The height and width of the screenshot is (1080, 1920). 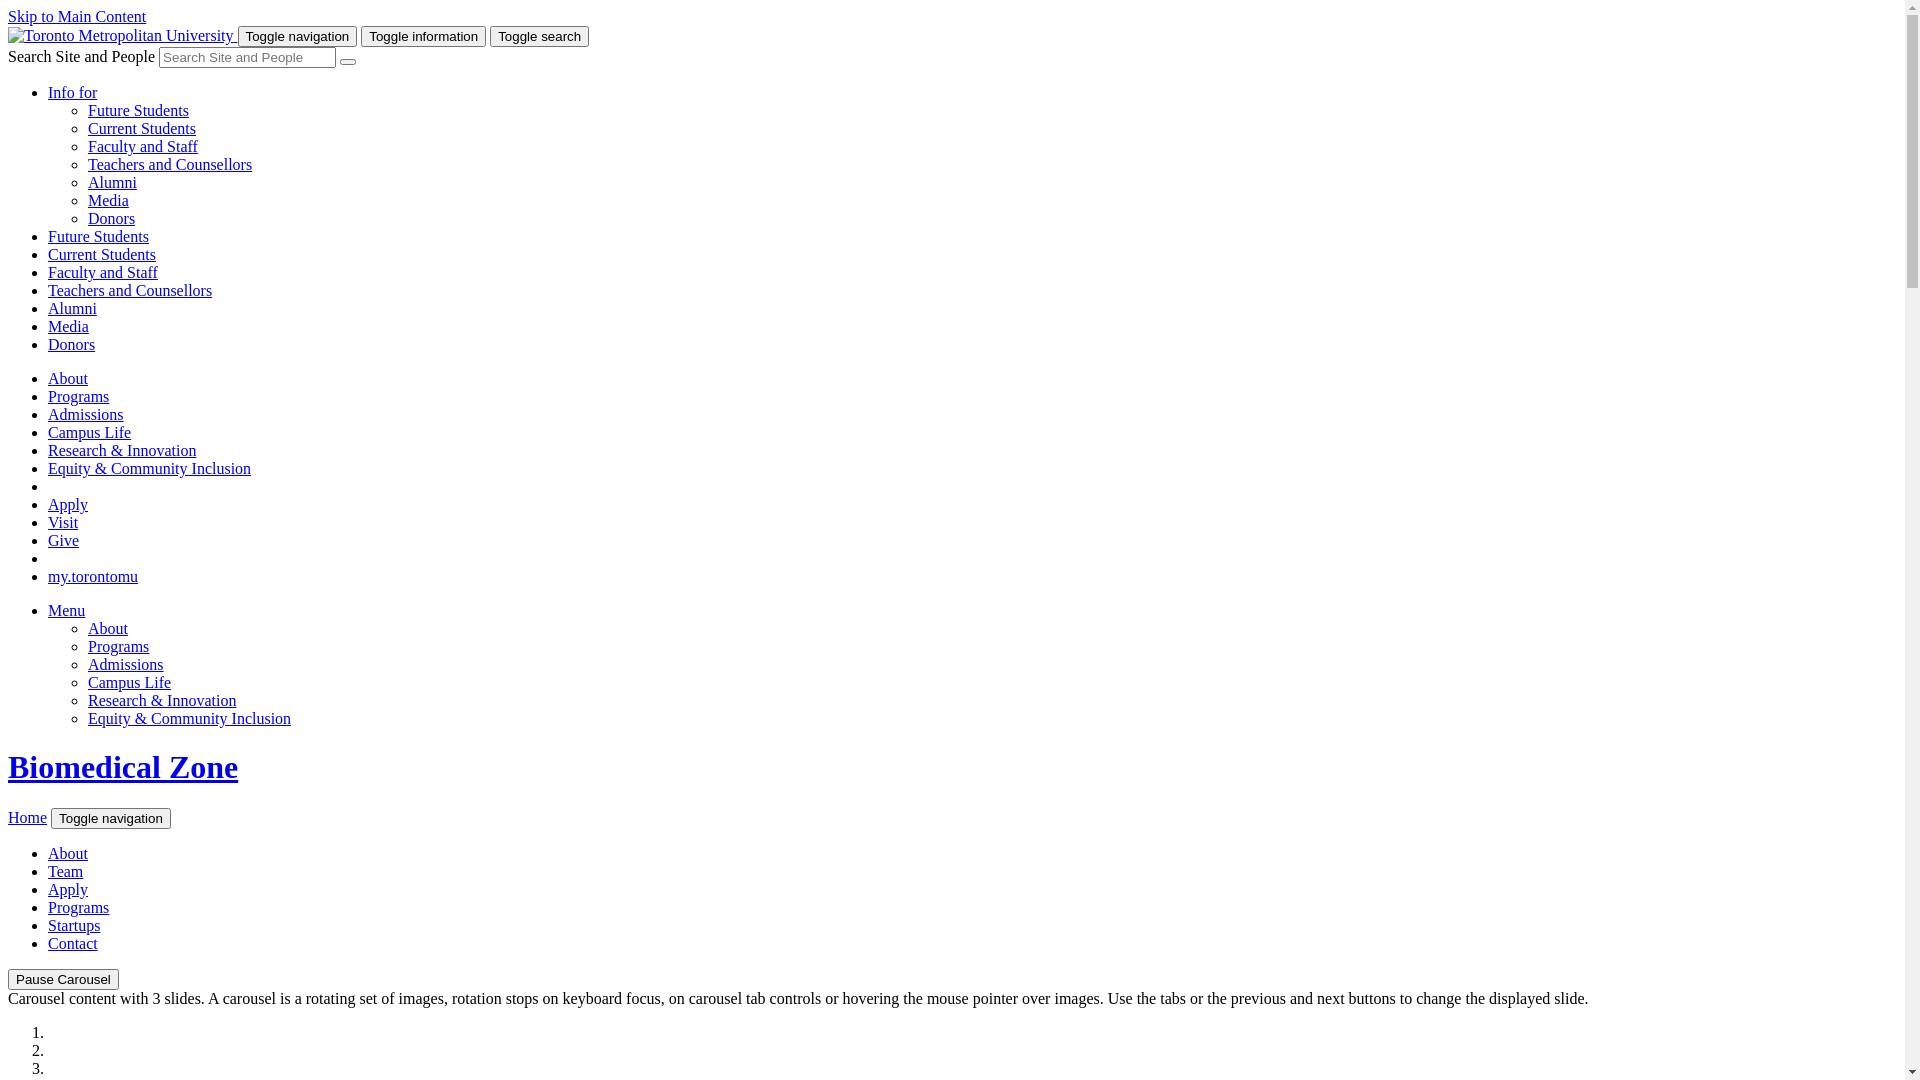 What do you see at coordinates (48, 521) in the screenshot?
I see `'Visit'` at bounding box center [48, 521].